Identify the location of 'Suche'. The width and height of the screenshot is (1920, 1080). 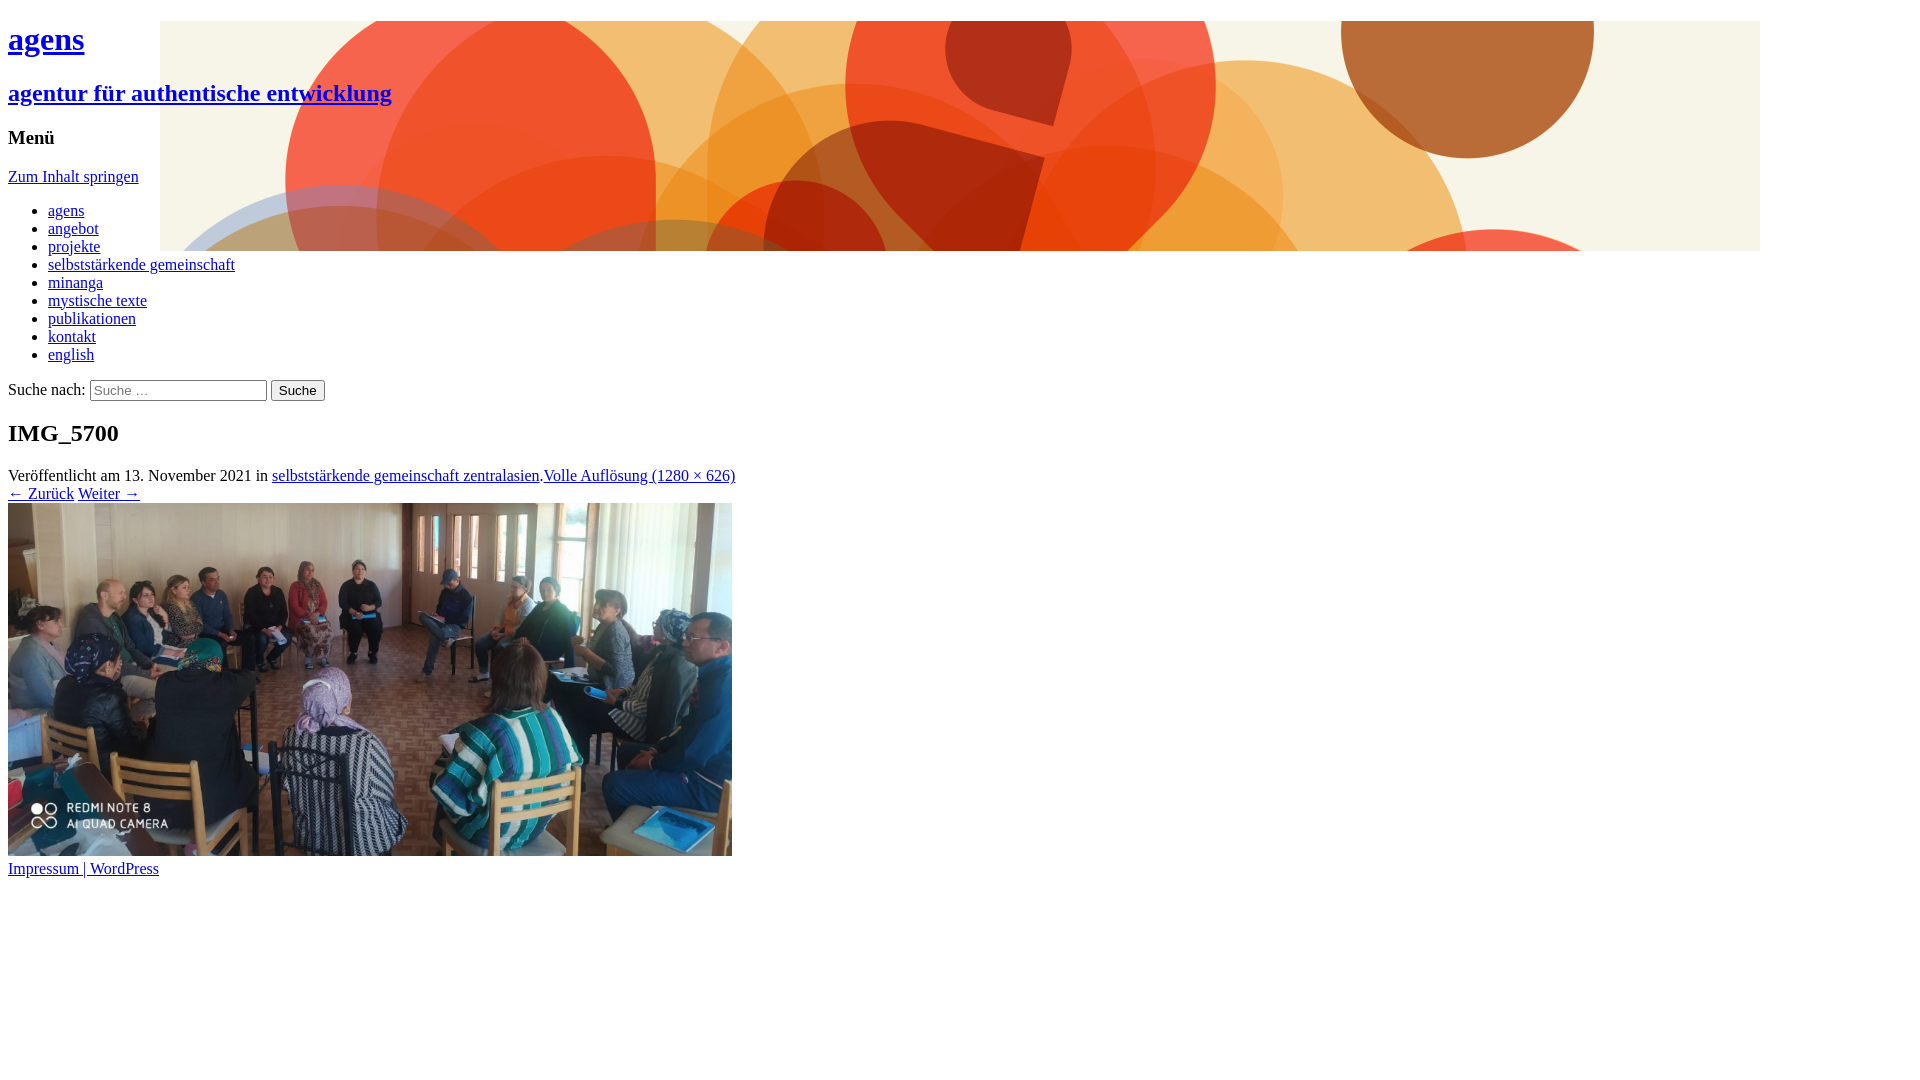
(296, 390).